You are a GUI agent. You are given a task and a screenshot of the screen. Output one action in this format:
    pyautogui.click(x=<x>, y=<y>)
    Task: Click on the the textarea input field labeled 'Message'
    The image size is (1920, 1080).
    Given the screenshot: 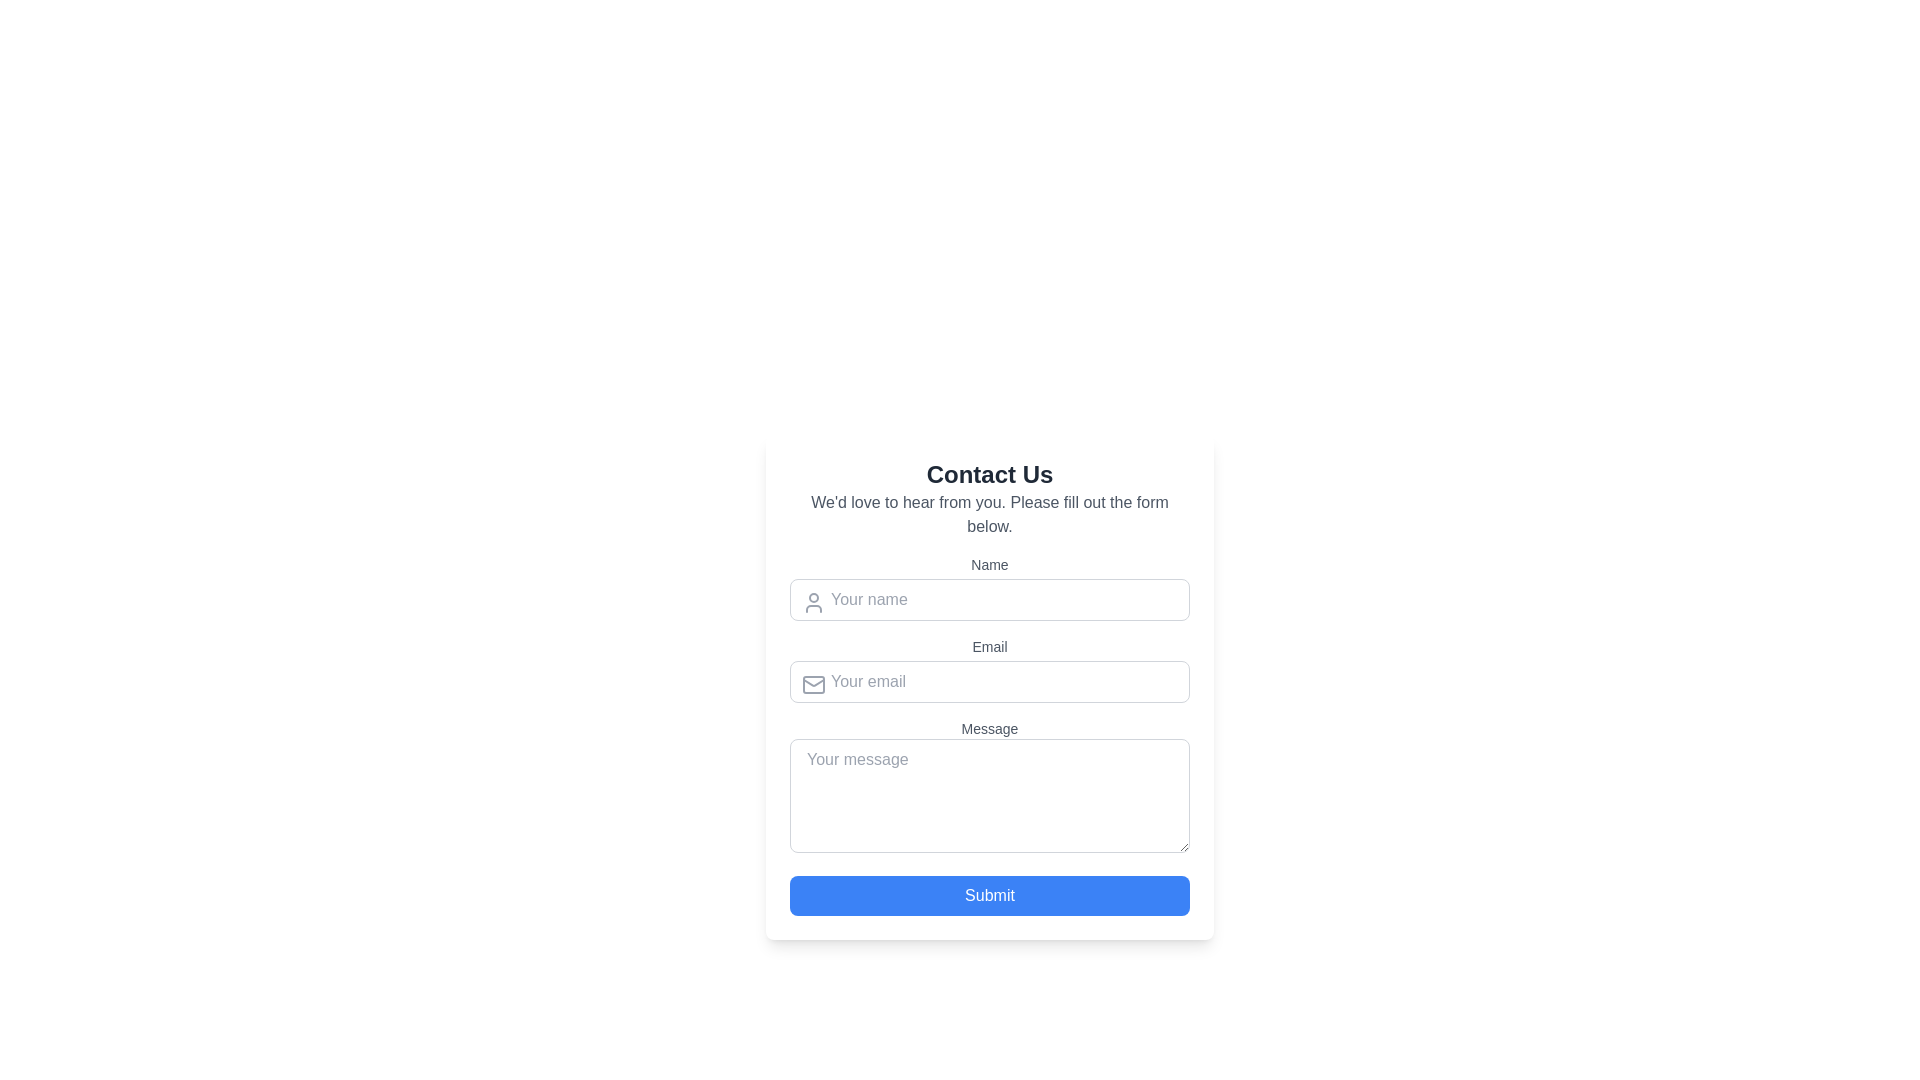 What is the action you would take?
    pyautogui.click(x=989, y=788)
    